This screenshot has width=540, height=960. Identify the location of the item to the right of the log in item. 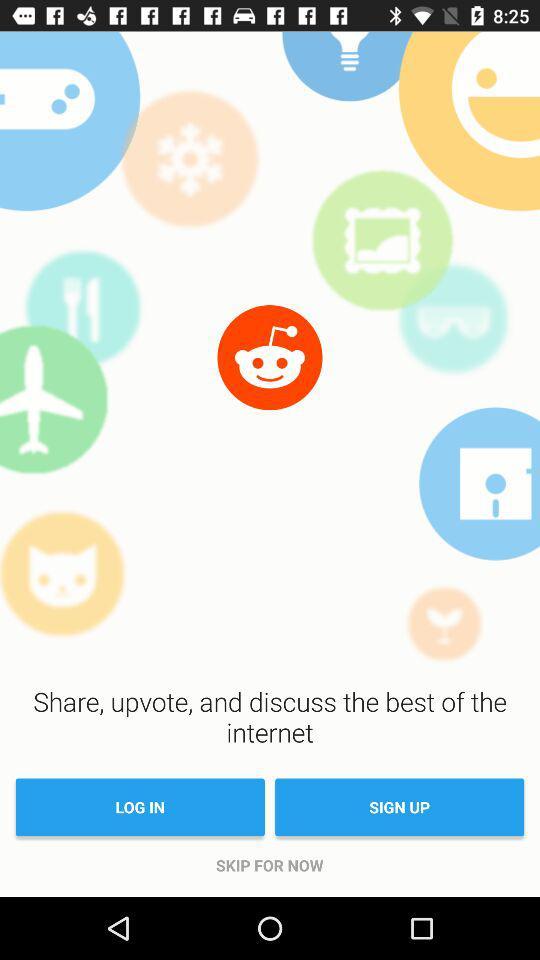
(399, 807).